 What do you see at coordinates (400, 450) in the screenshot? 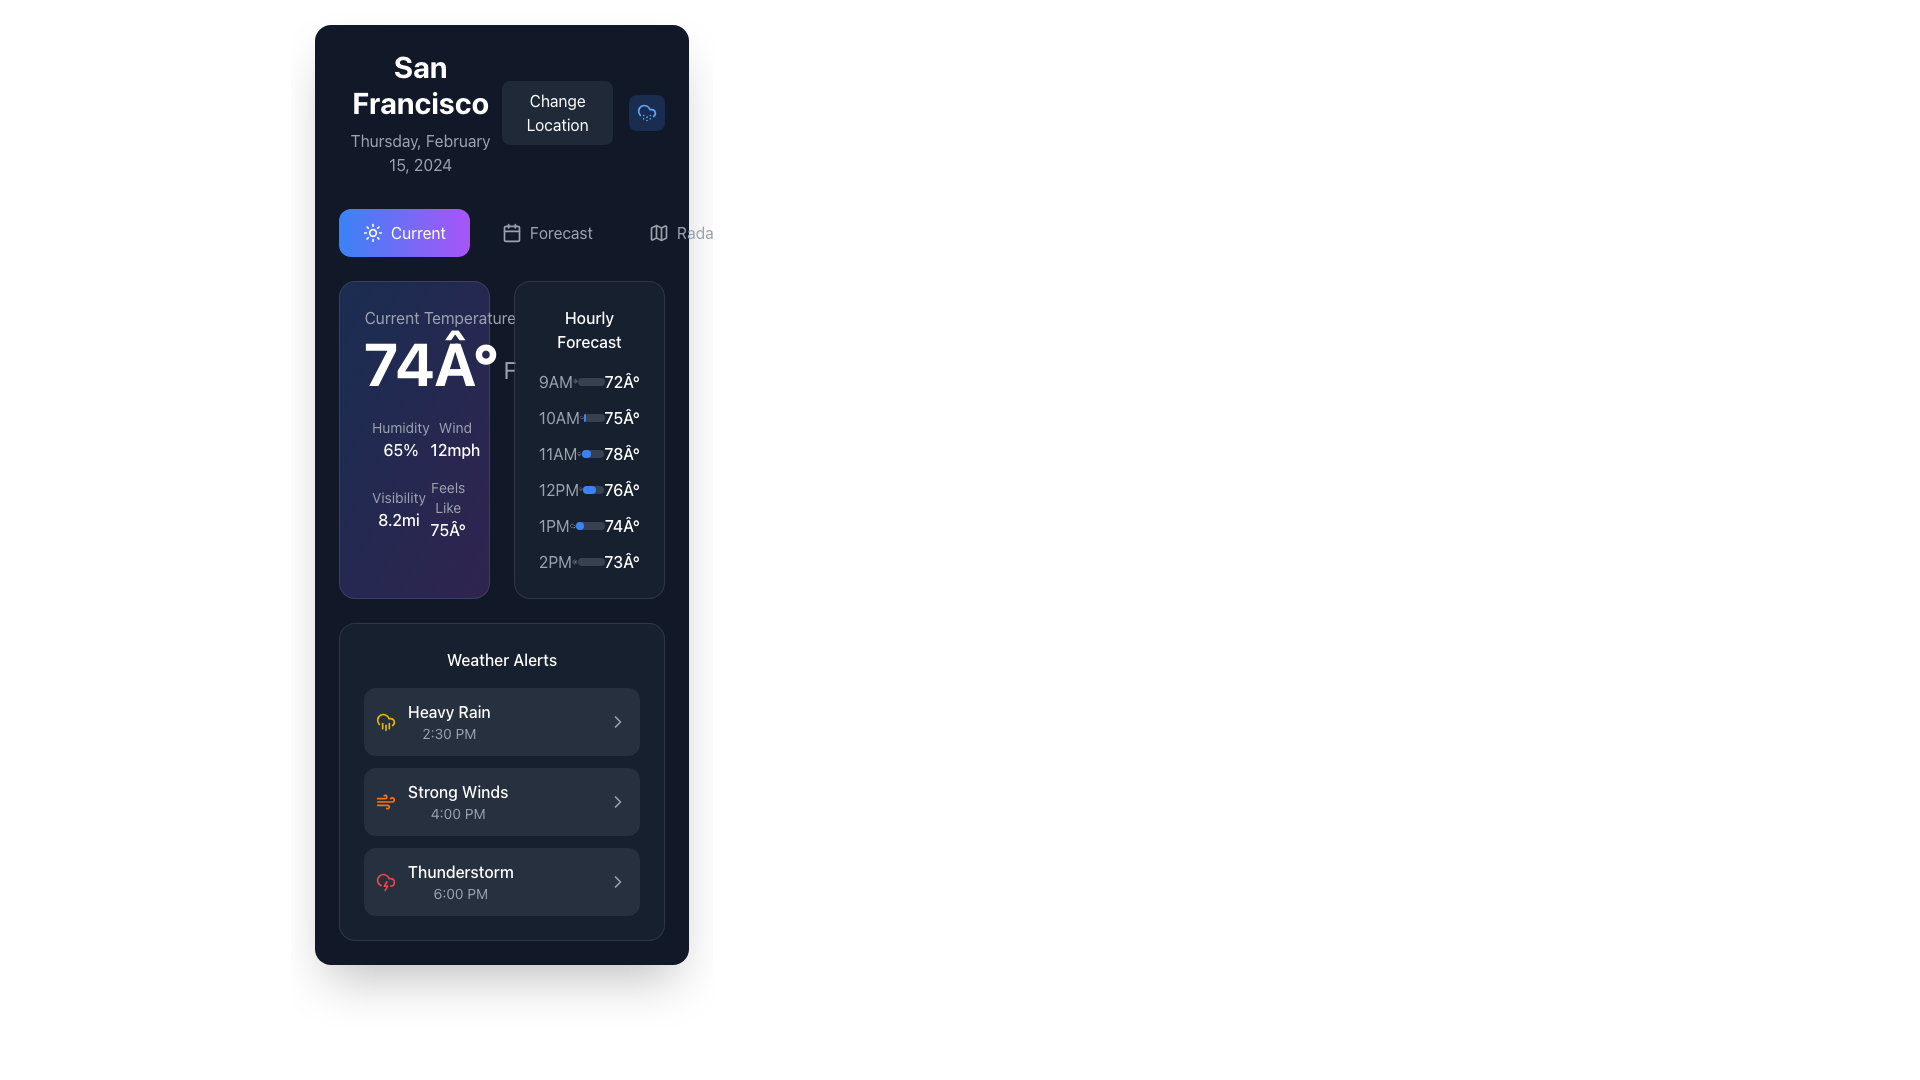
I see `text displaying the current humidity percentage, which is located beneath the 'Humidity' label in the 'Current Temperature' section of the interface` at bounding box center [400, 450].